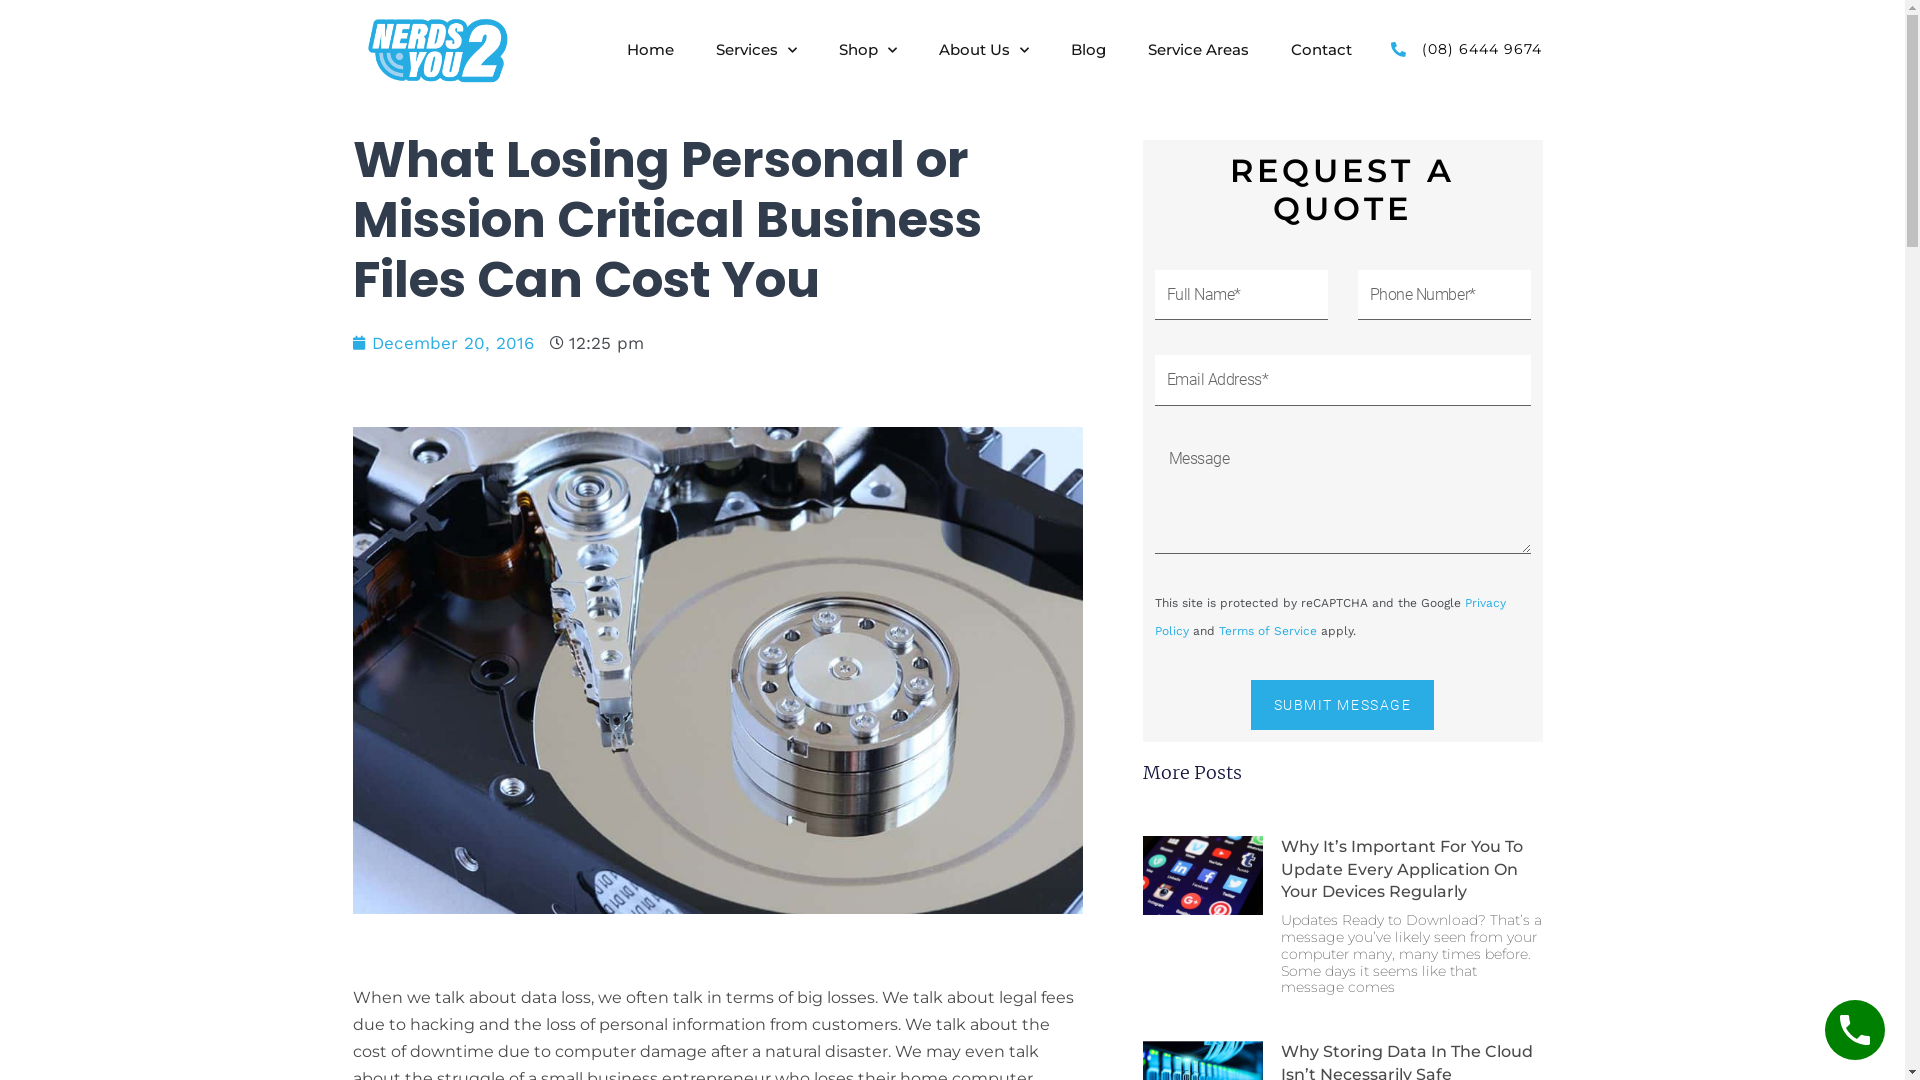  Describe the element at coordinates (1462, 48) in the screenshot. I see `'(08) 6444 9674'` at that location.